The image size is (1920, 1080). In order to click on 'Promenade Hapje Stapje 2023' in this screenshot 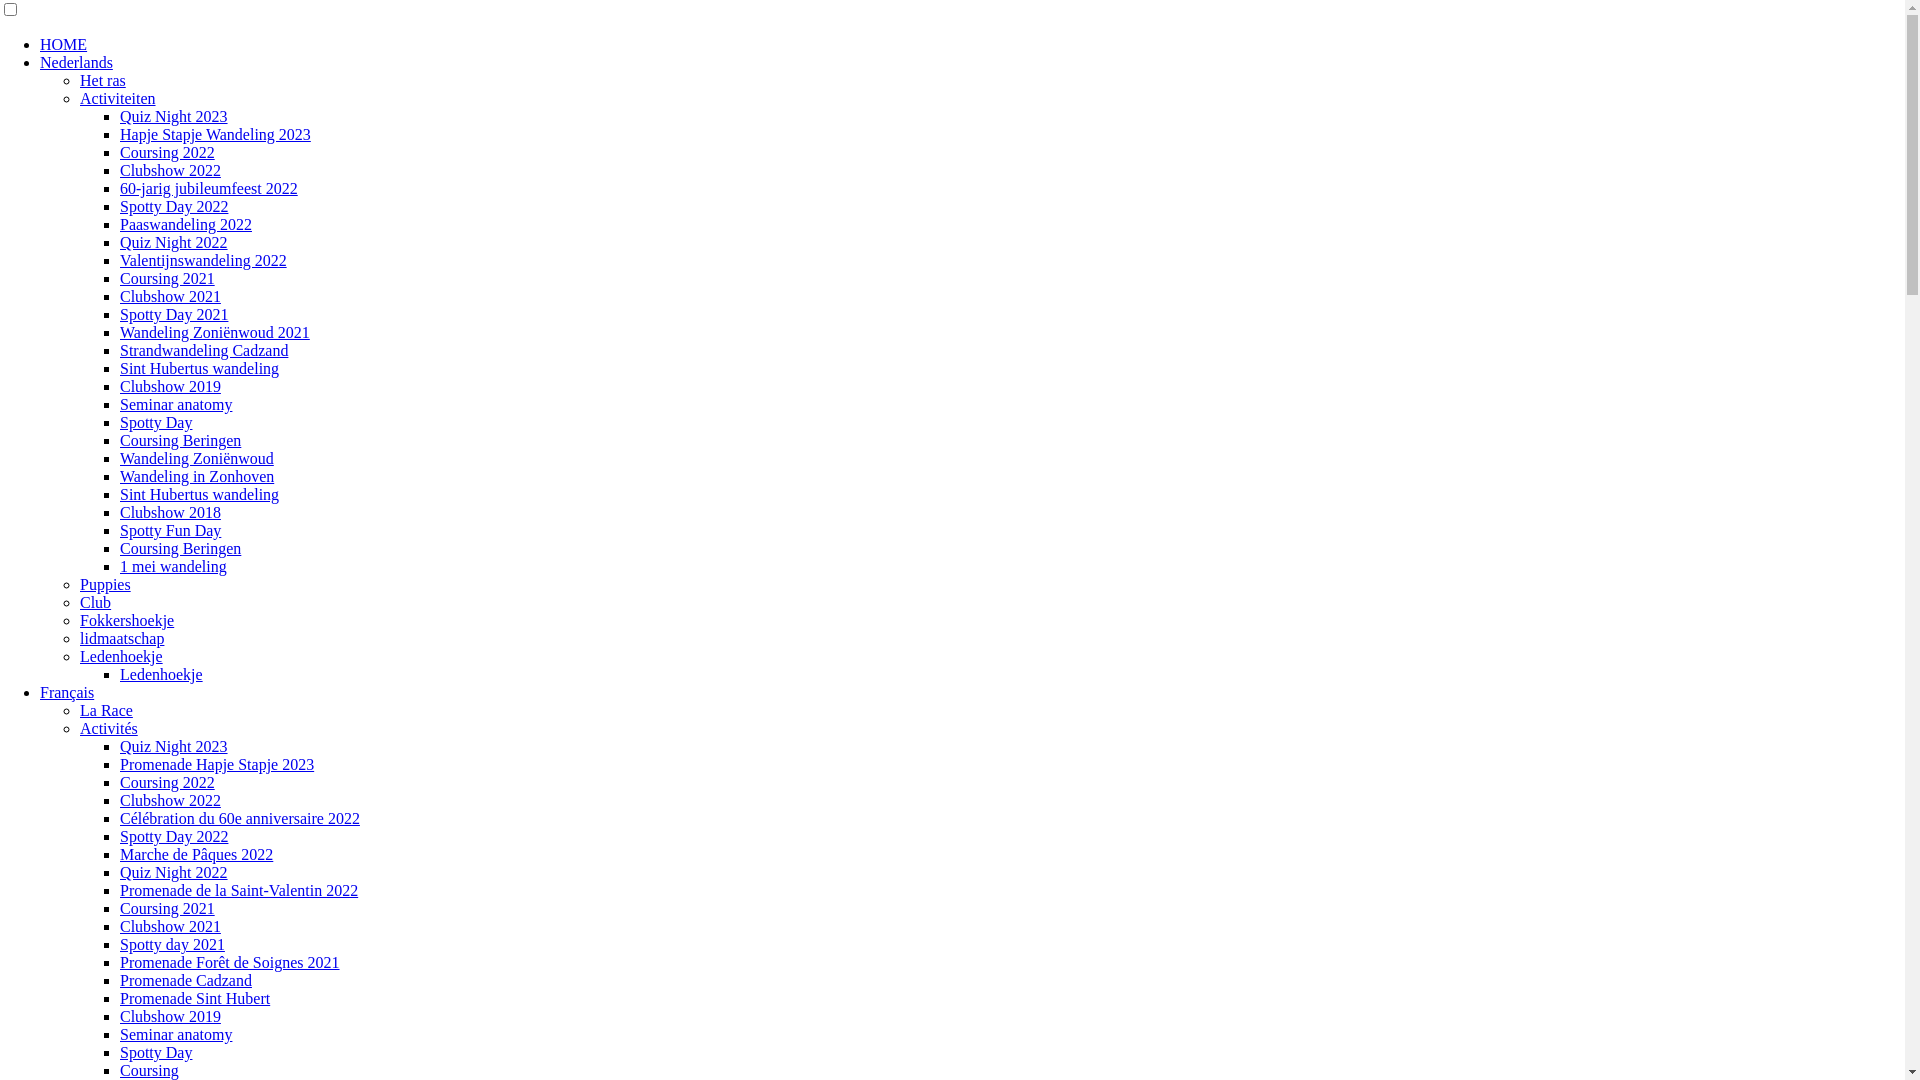, I will do `click(216, 764)`.